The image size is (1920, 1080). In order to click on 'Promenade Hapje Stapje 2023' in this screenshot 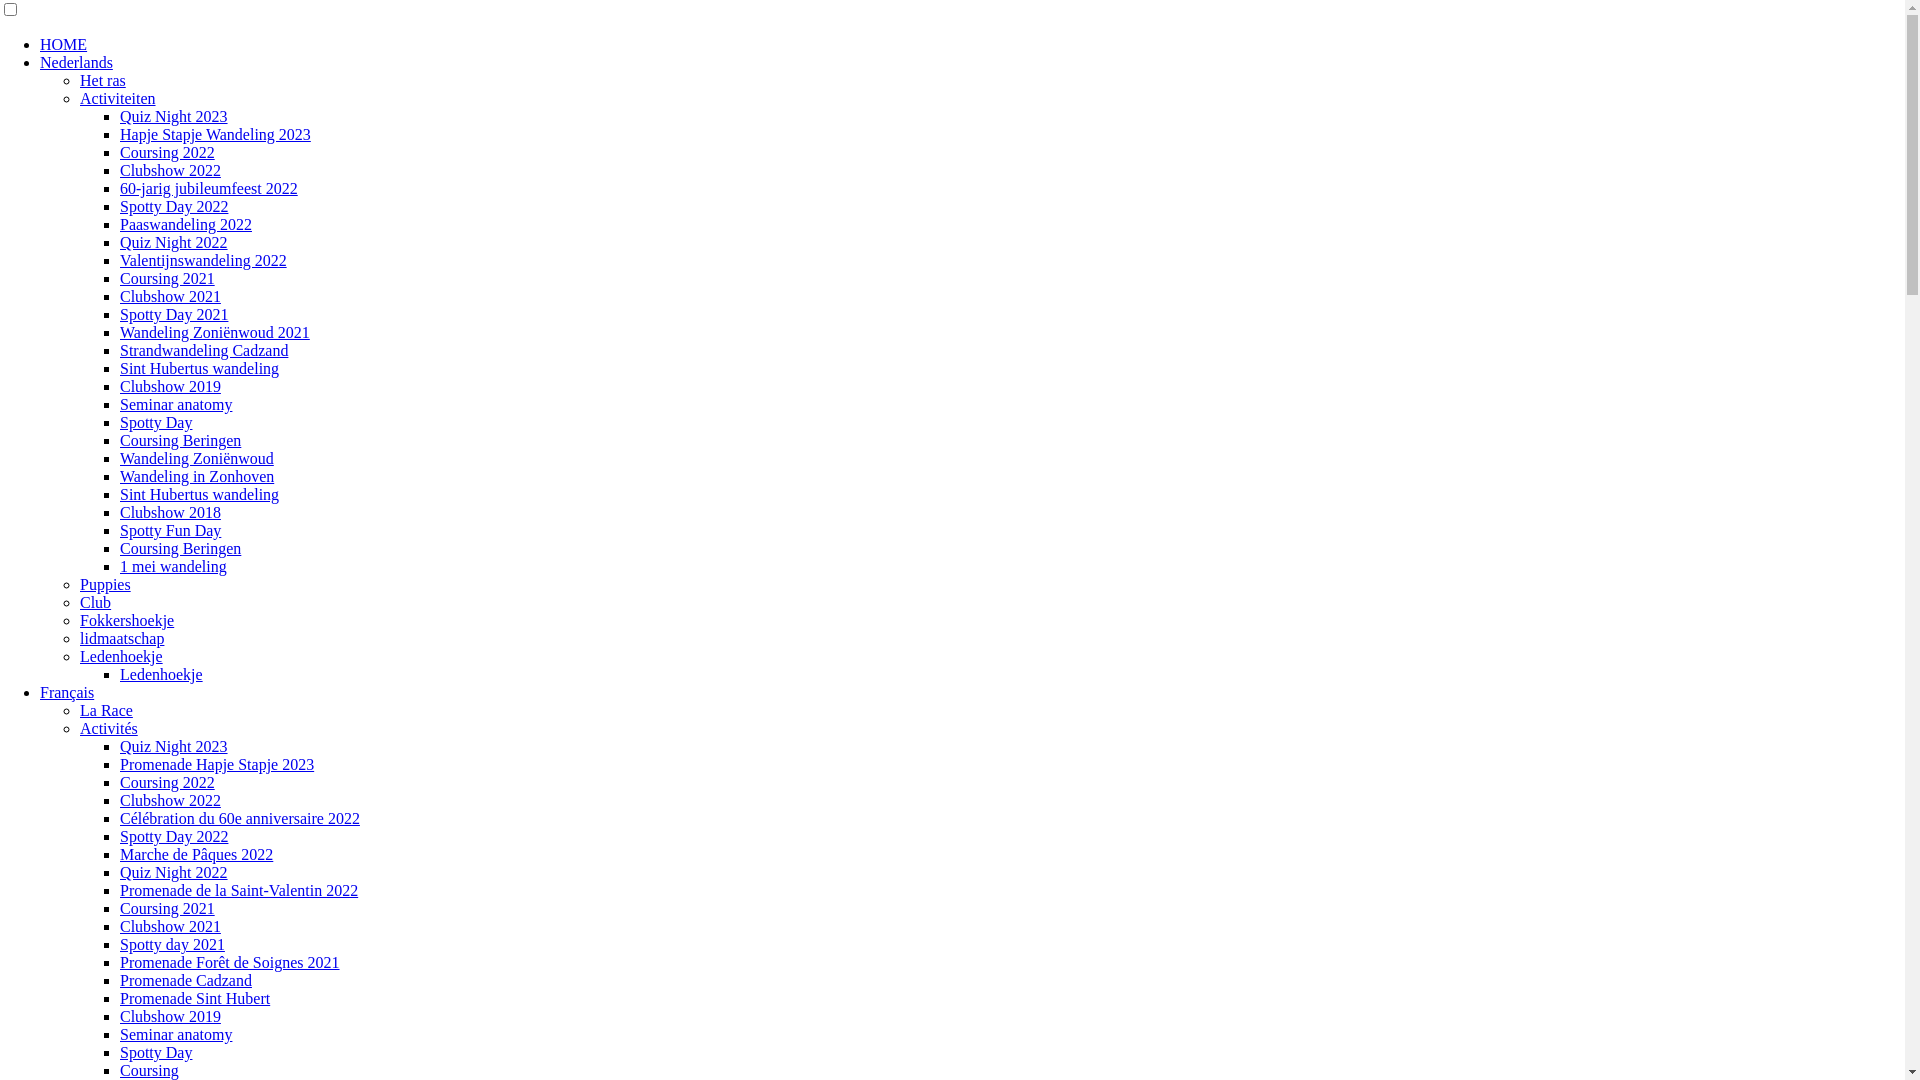, I will do `click(216, 764)`.